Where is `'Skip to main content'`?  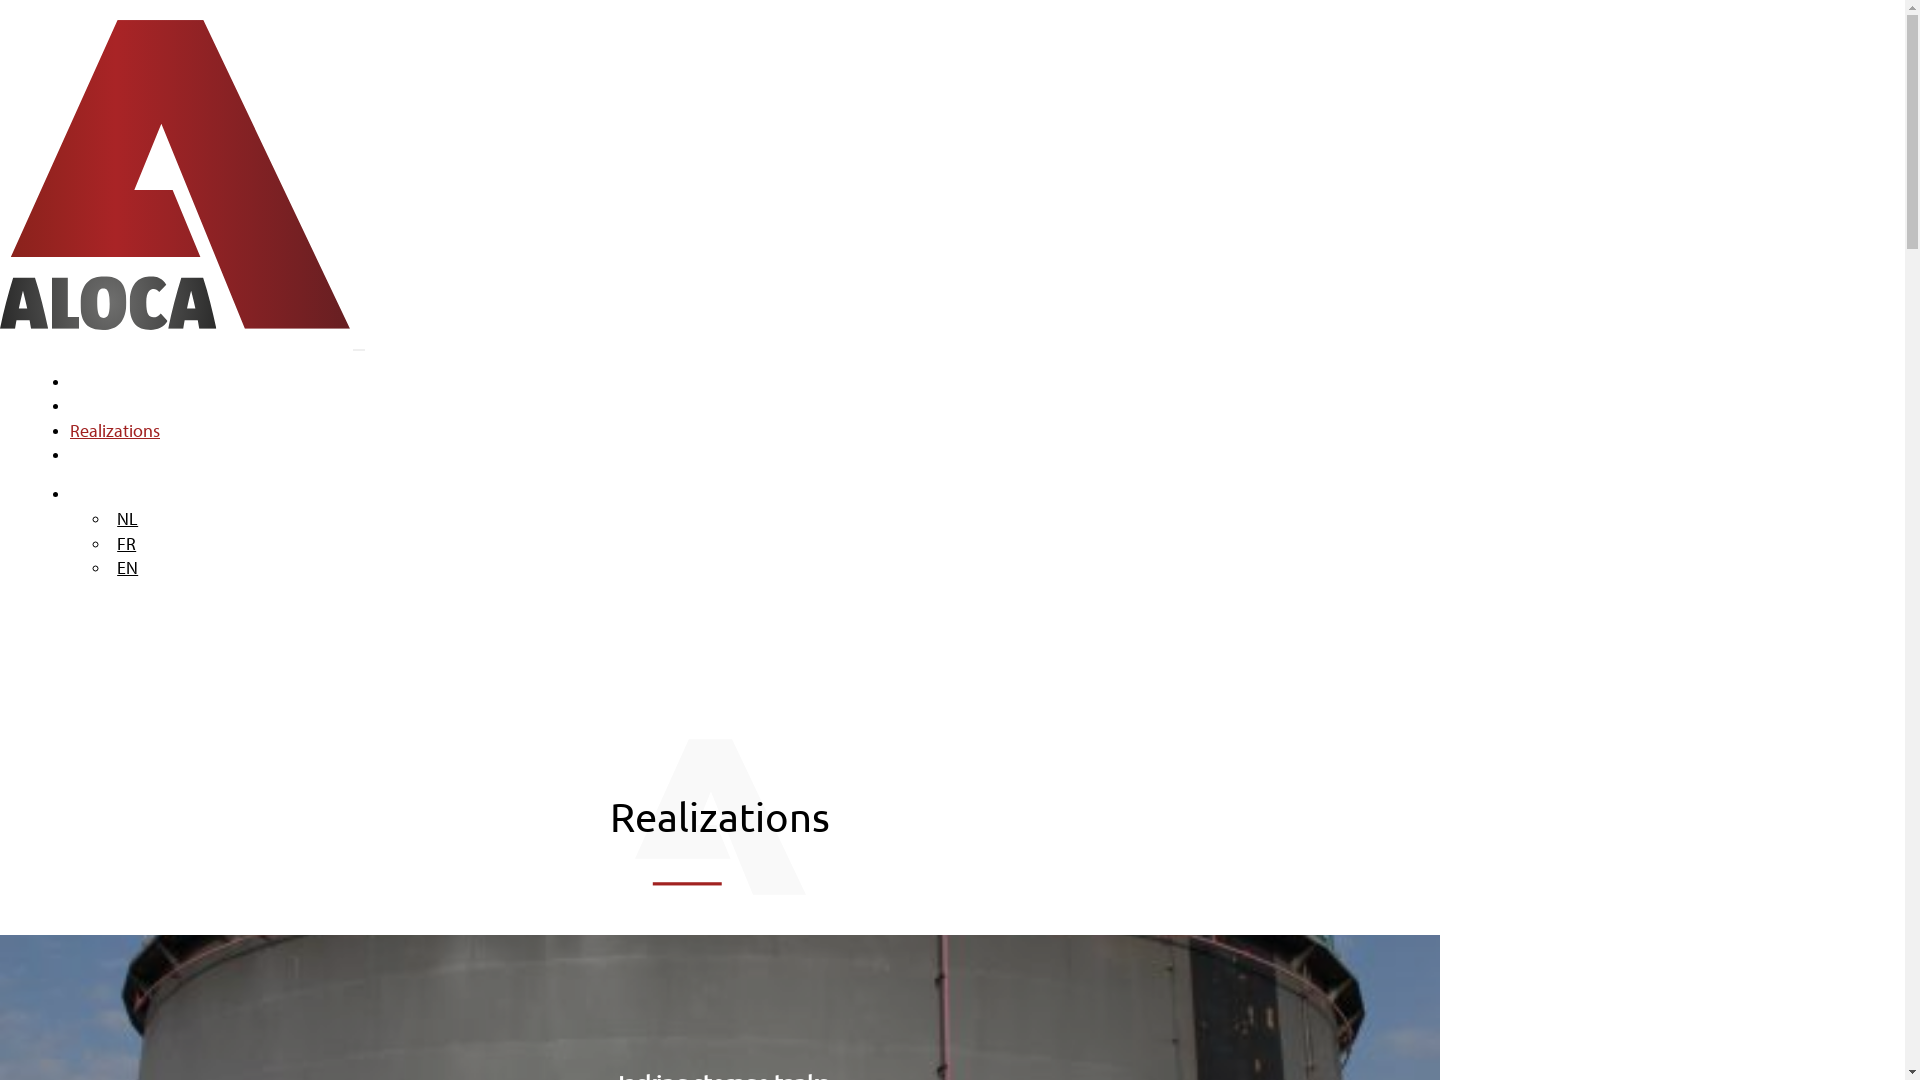
'Skip to main content' is located at coordinates (0, 0).